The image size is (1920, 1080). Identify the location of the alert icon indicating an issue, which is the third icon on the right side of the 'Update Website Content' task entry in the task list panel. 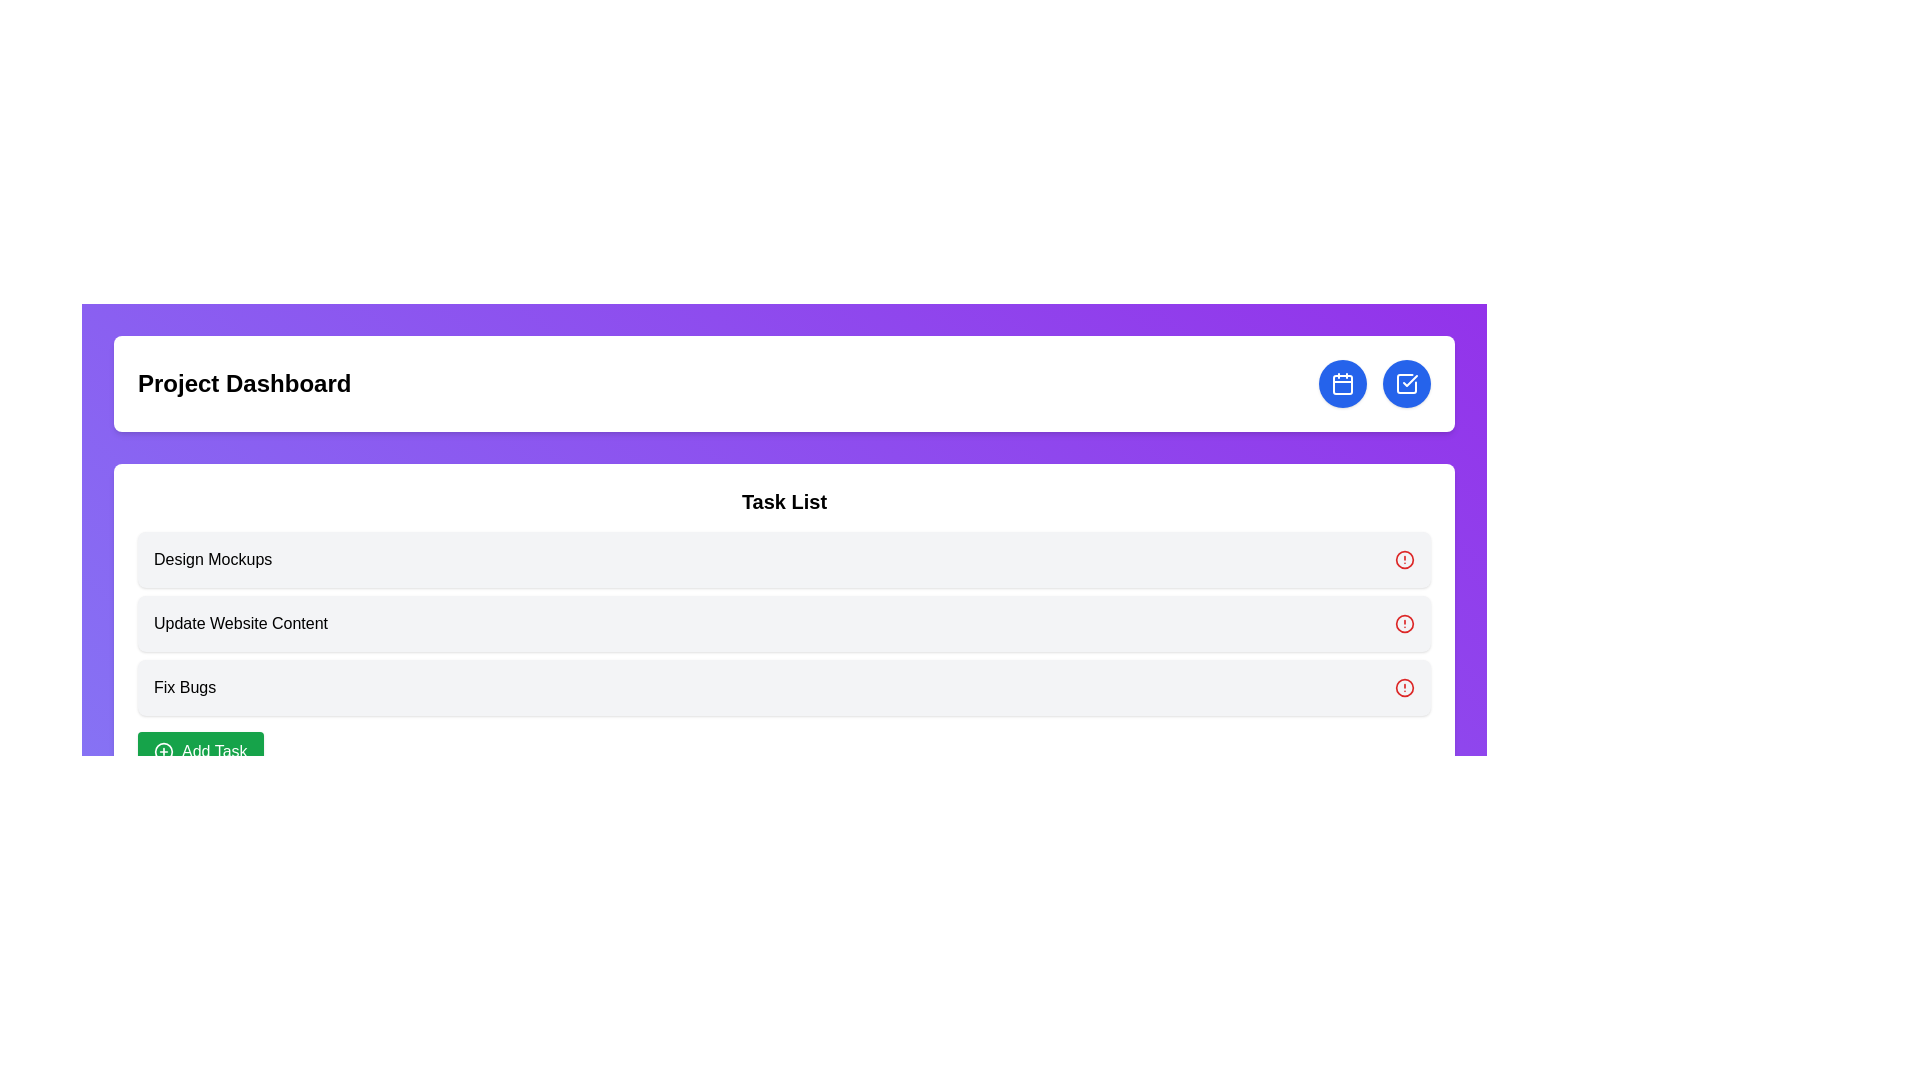
(1404, 623).